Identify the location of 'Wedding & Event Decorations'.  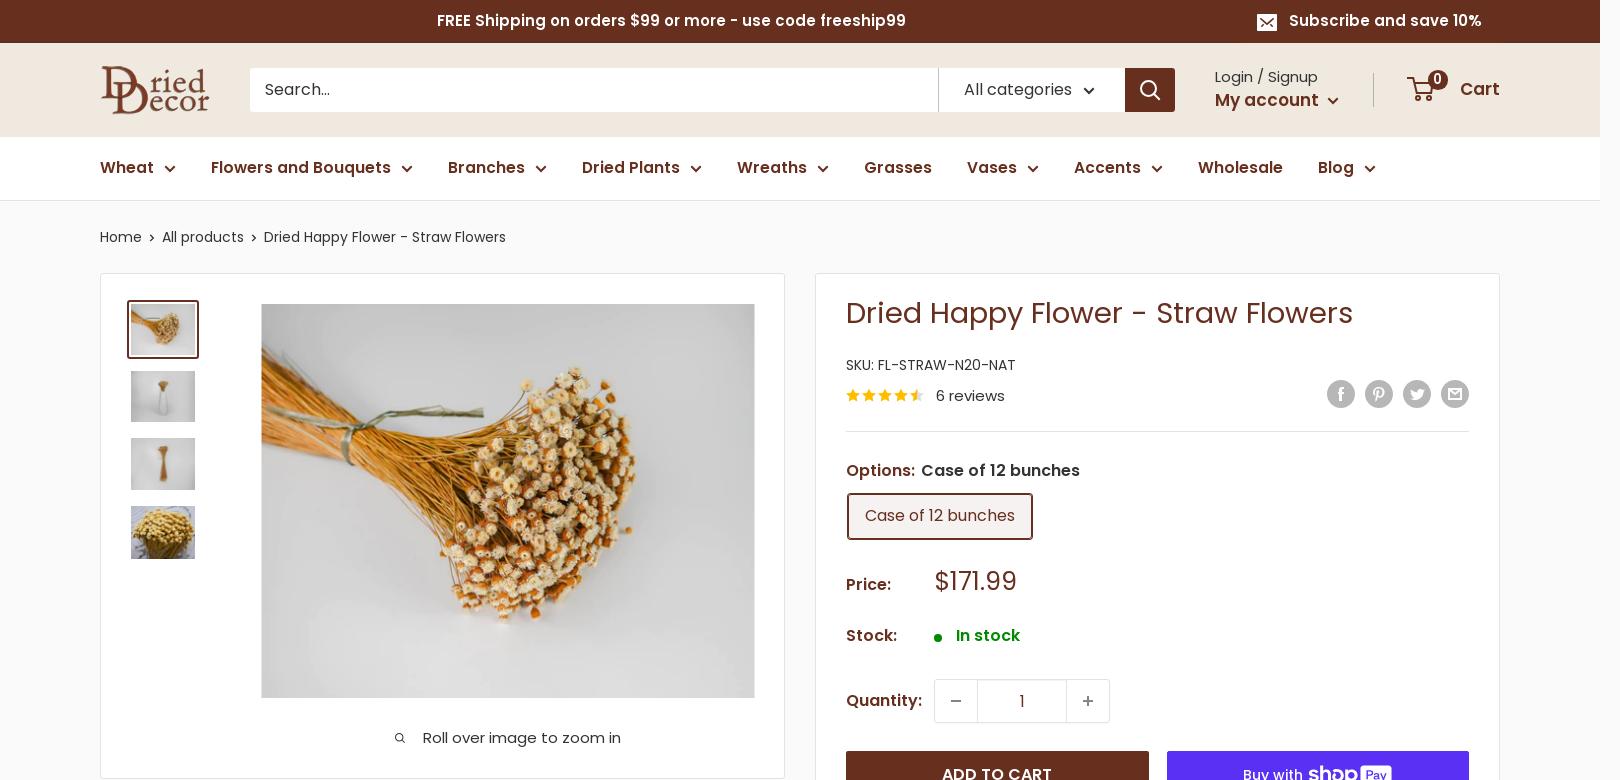
(1440, 402).